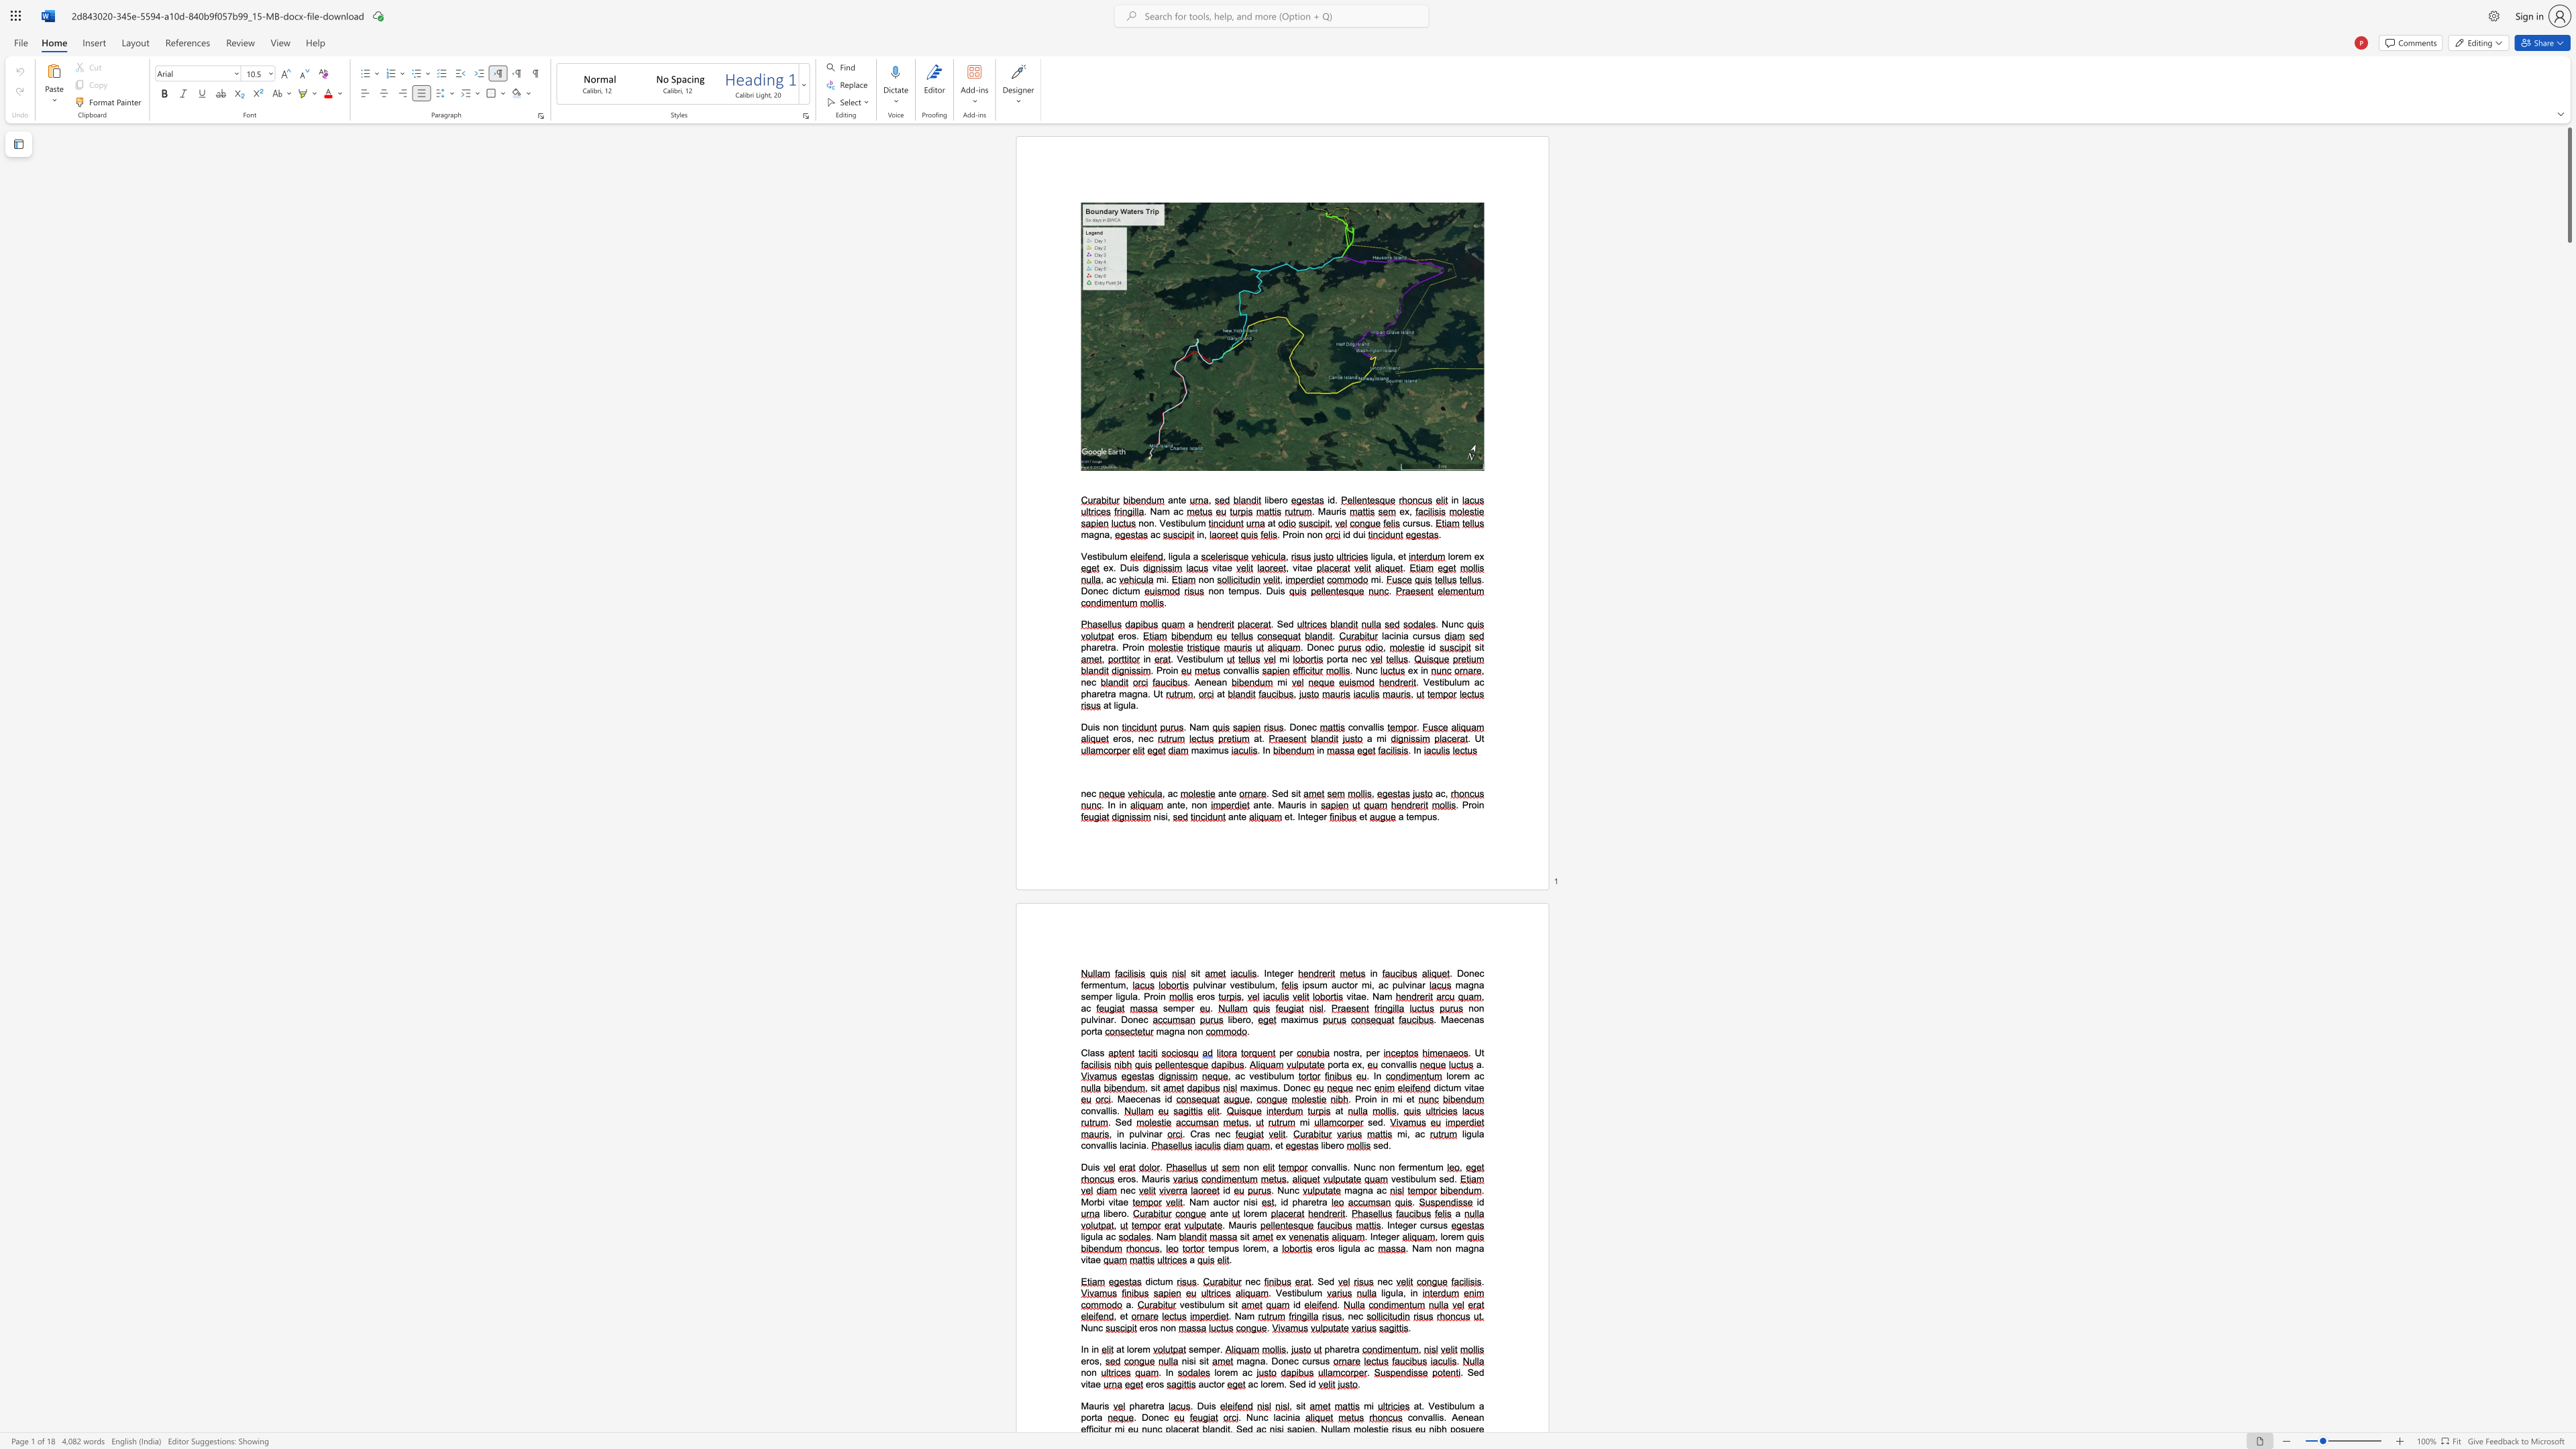 The height and width of the screenshot is (1449, 2576). What do you see at coordinates (1315, 534) in the screenshot?
I see `the 2th character "o" in the text` at bounding box center [1315, 534].